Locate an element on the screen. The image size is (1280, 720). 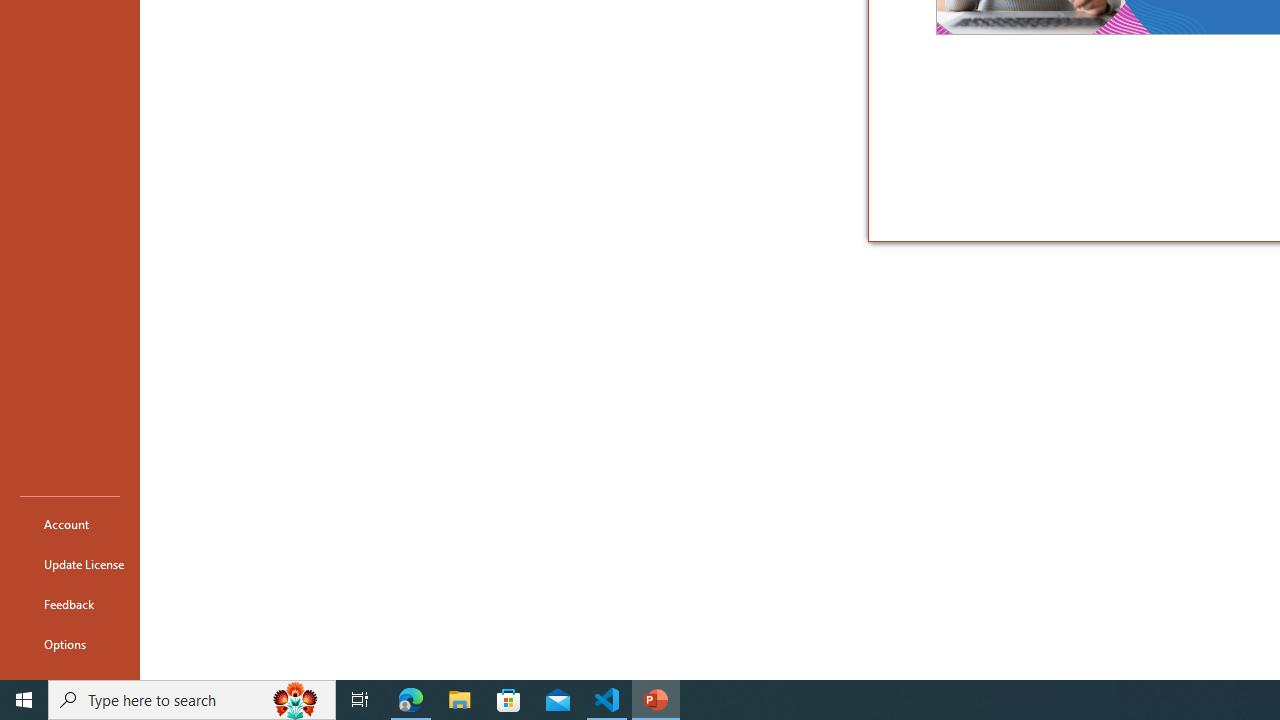
'Feedback' is located at coordinates (69, 603).